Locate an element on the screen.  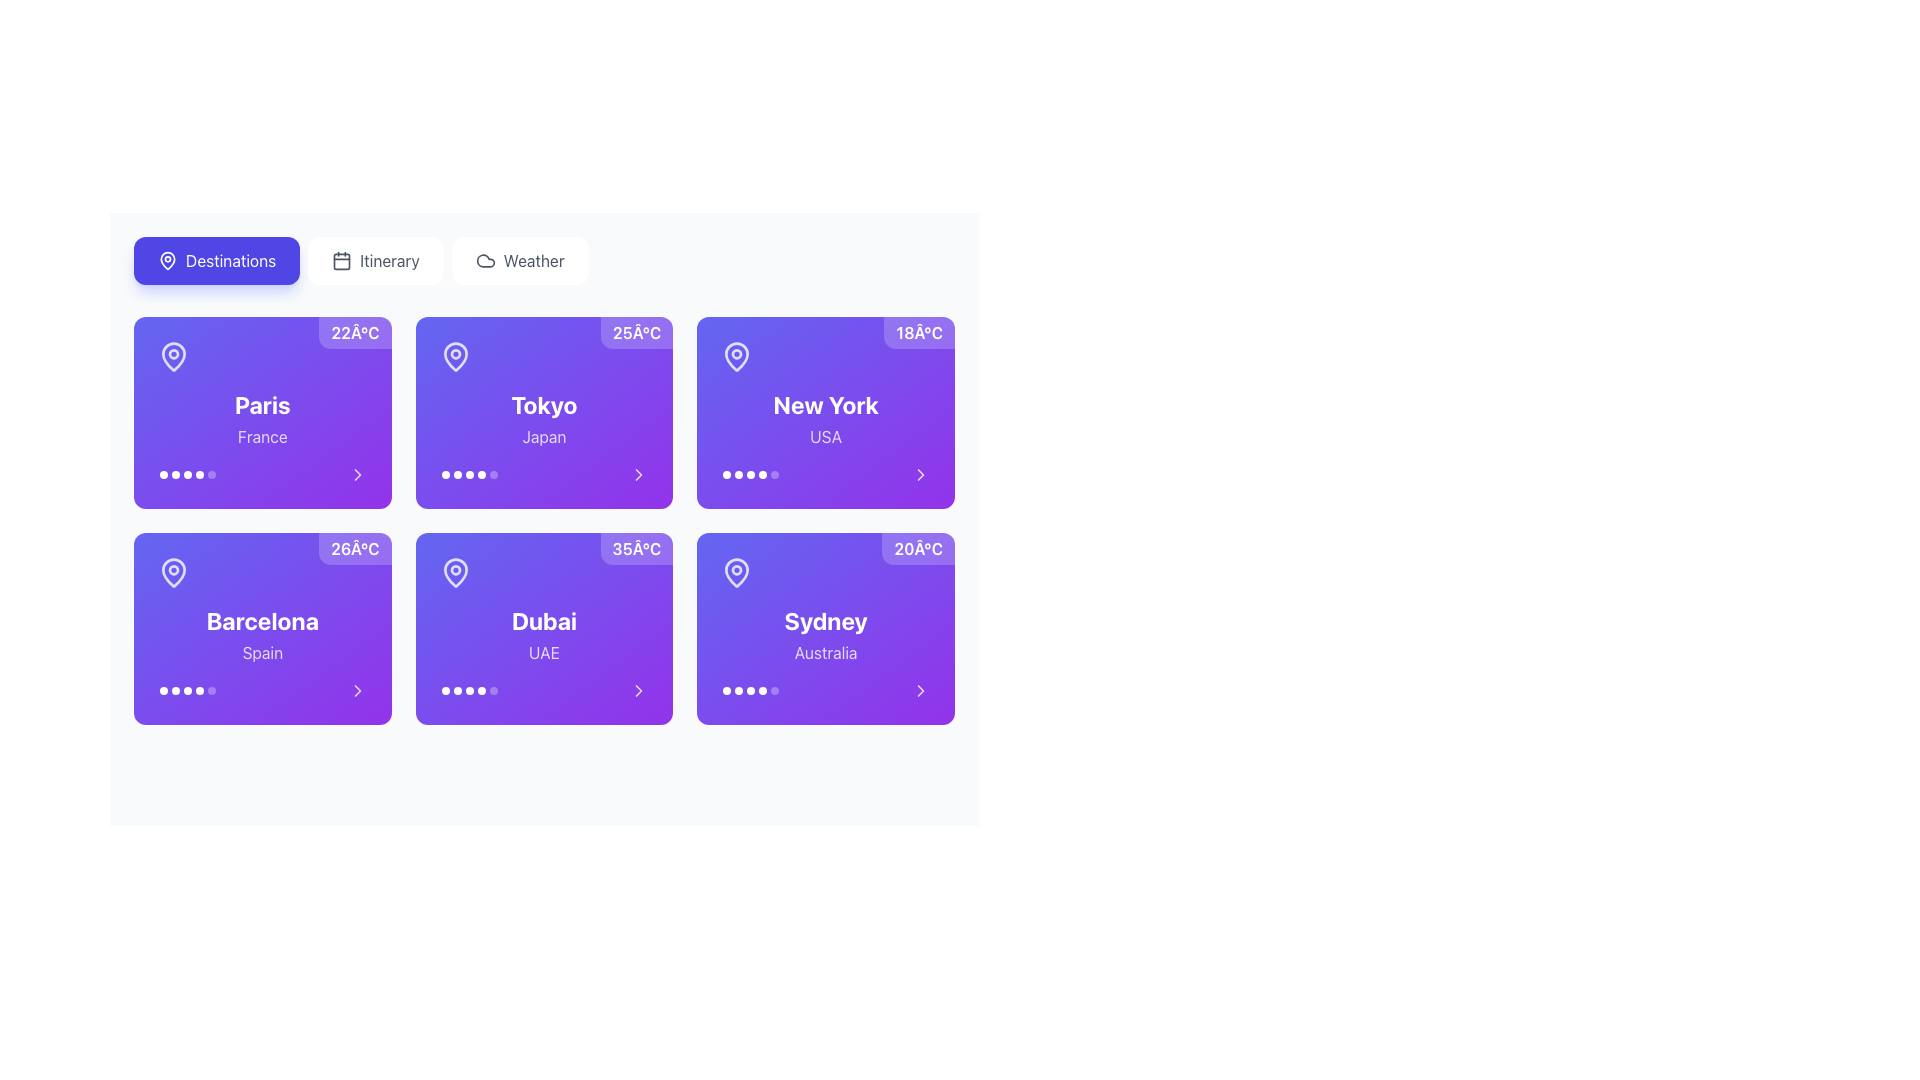
the temperature indicator label in the top-right corner of the 'Paris, France' card is located at coordinates (355, 331).